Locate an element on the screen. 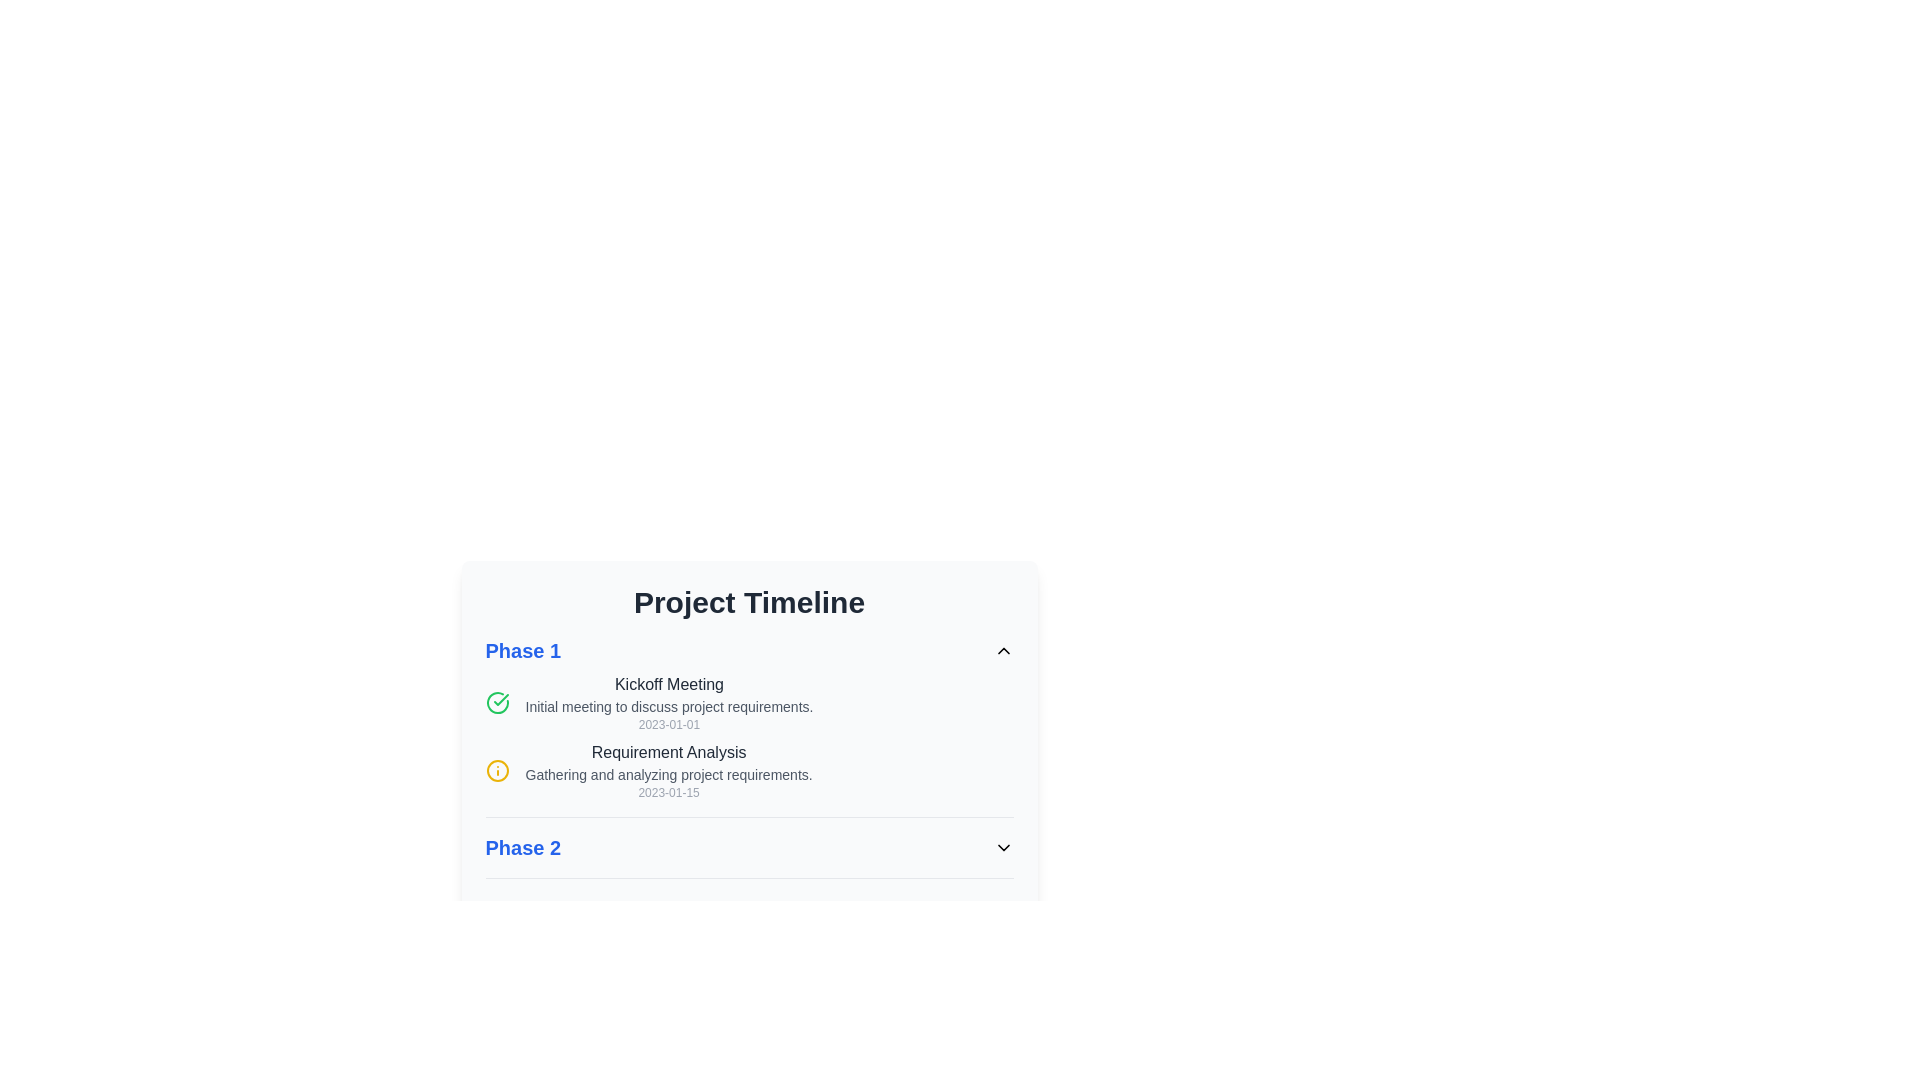 This screenshot has height=1080, width=1920. the outer SVG Circle element located within the icon at the top of the Requirement Analysis section is located at coordinates (497, 770).